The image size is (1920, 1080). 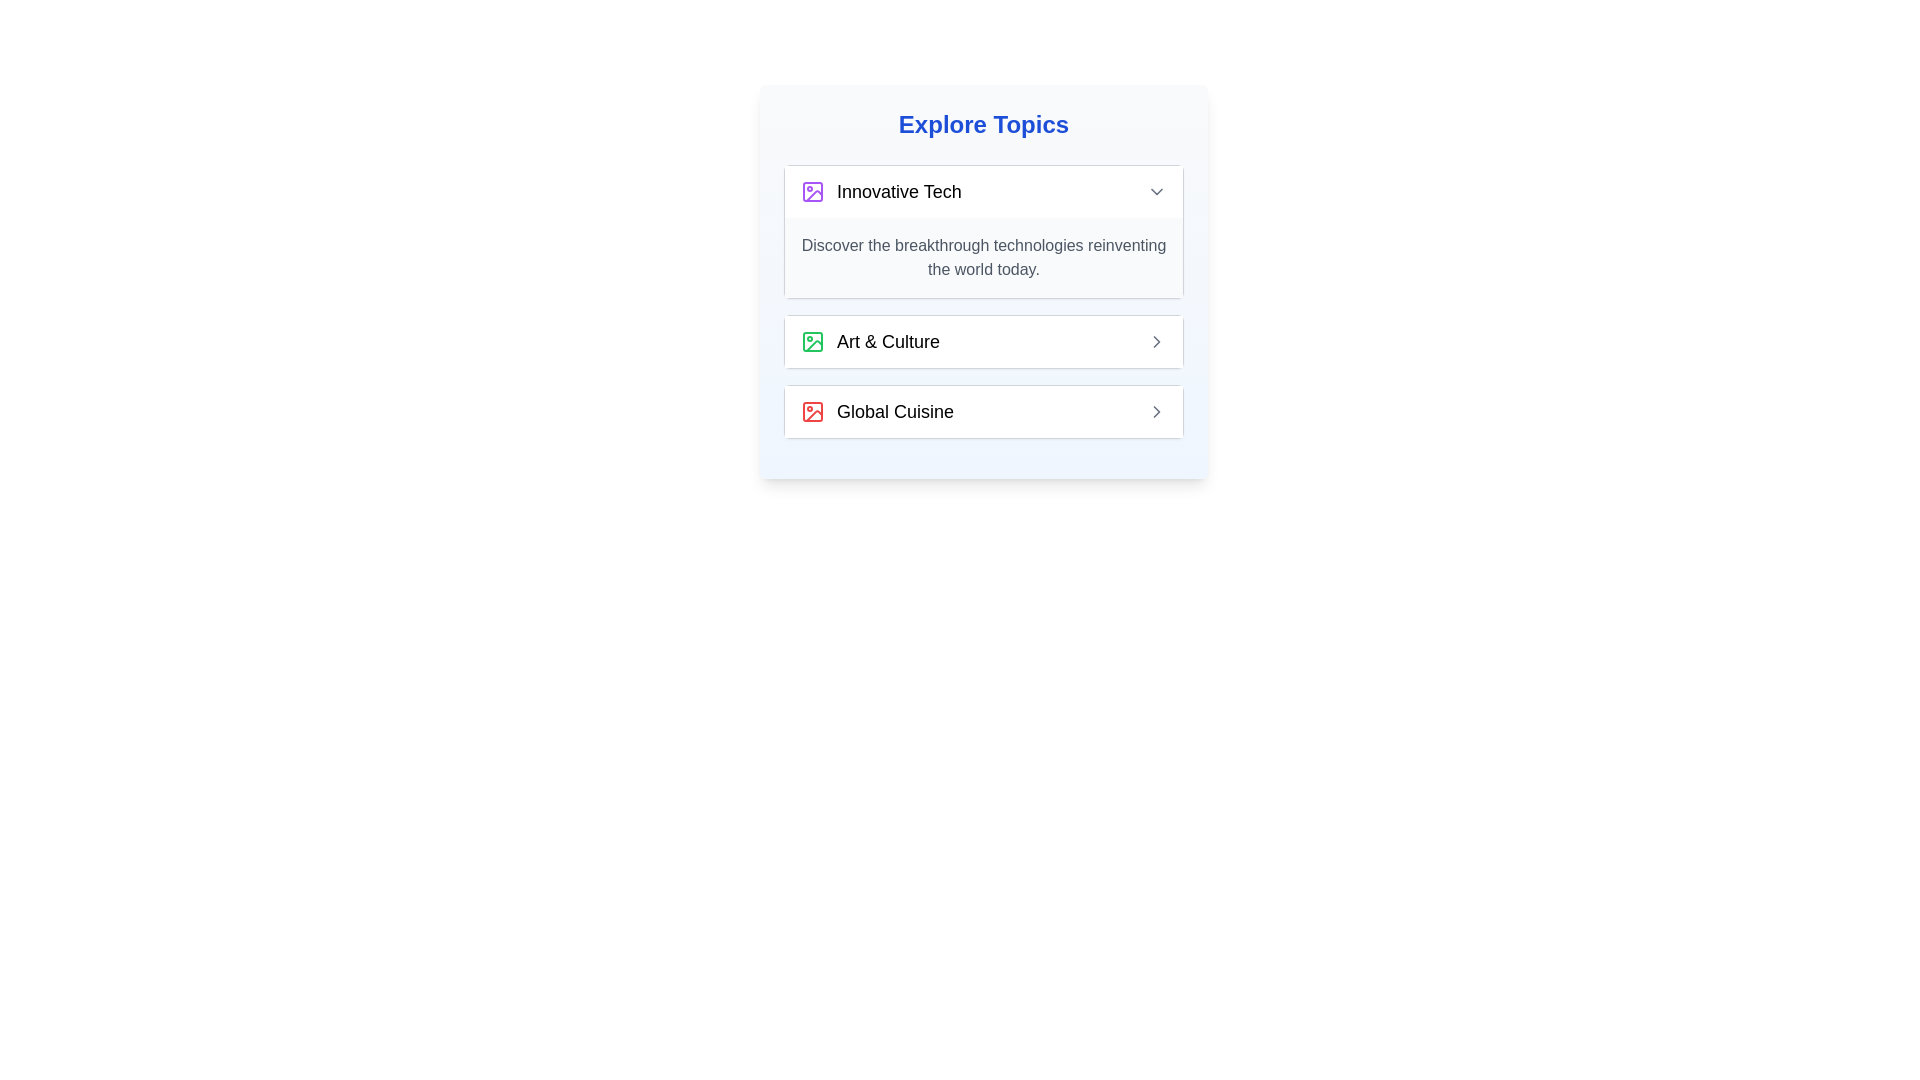 What do you see at coordinates (983, 411) in the screenshot?
I see `the 'Global Cuisine' button, which is the third item in the 'Explore Topics' vertical stack` at bounding box center [983, 411].